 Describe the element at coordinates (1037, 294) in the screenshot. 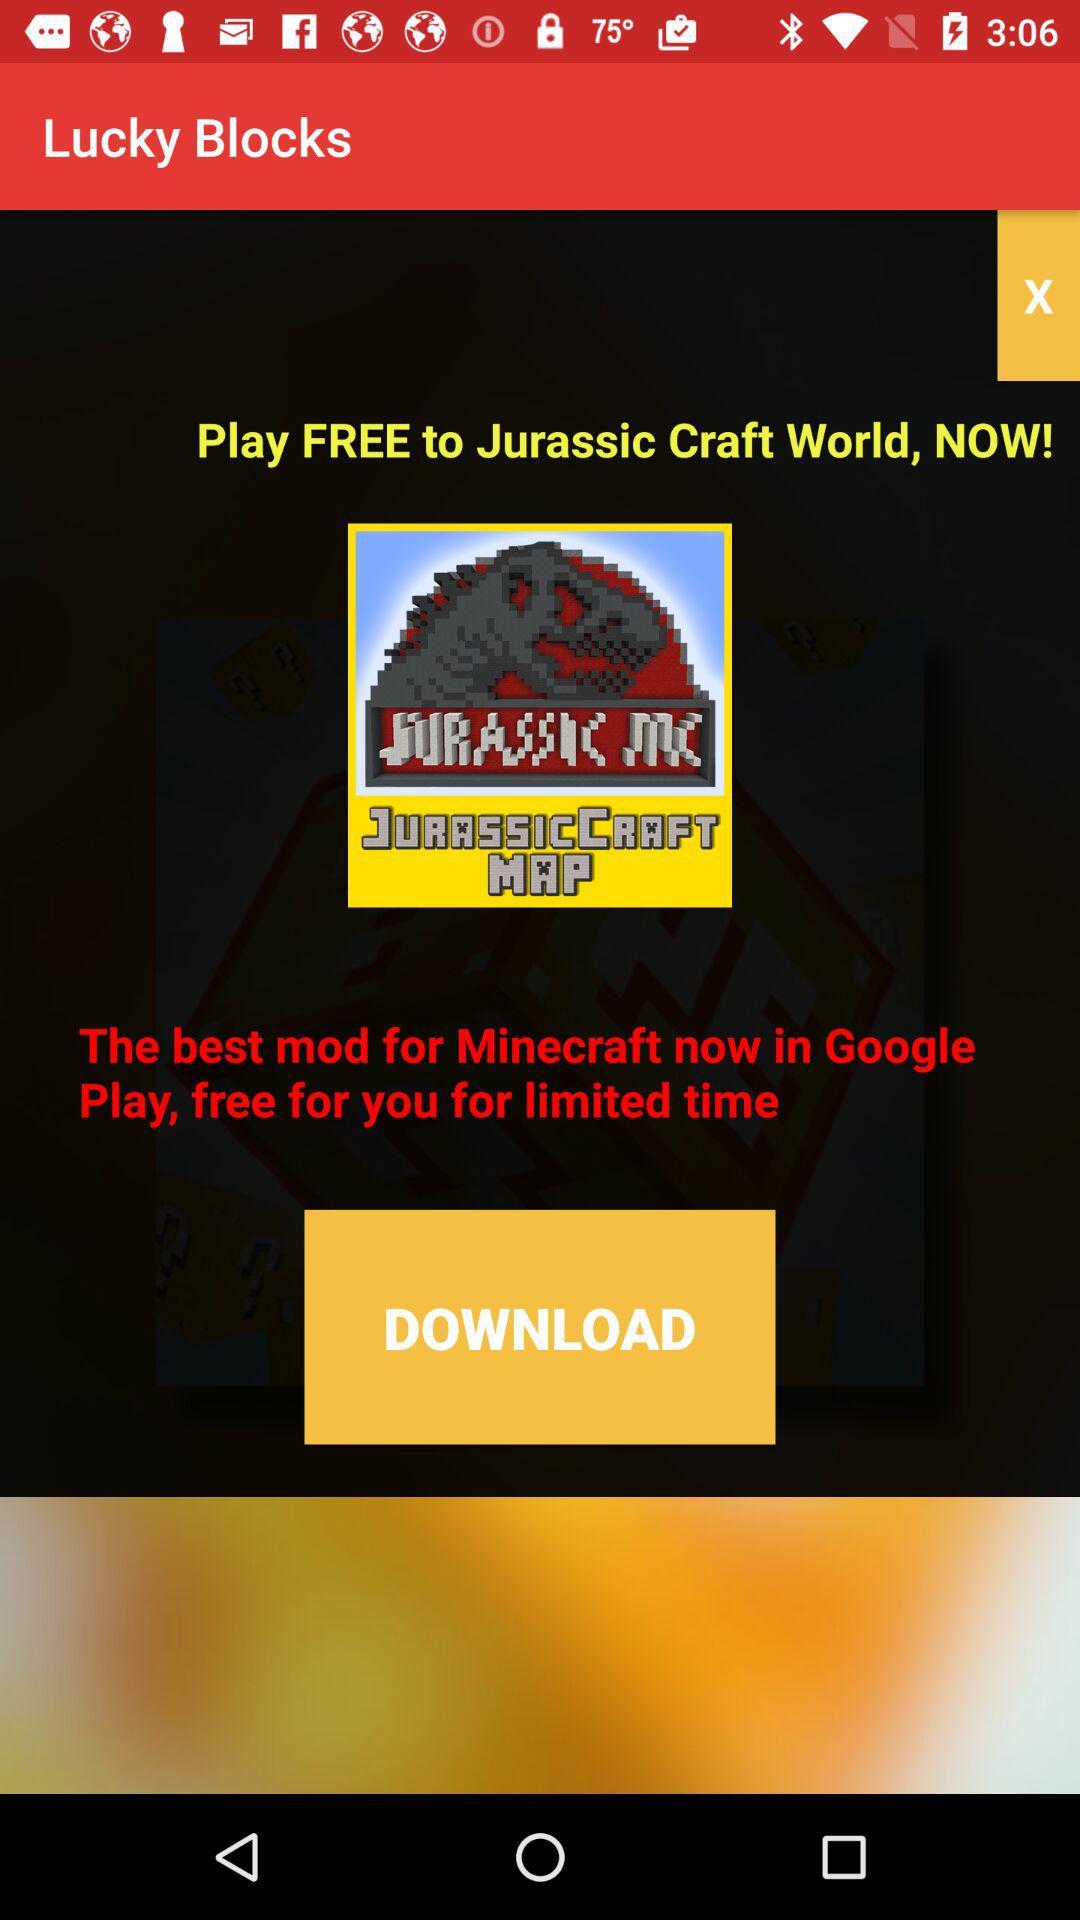

I see `the x item` at that location.